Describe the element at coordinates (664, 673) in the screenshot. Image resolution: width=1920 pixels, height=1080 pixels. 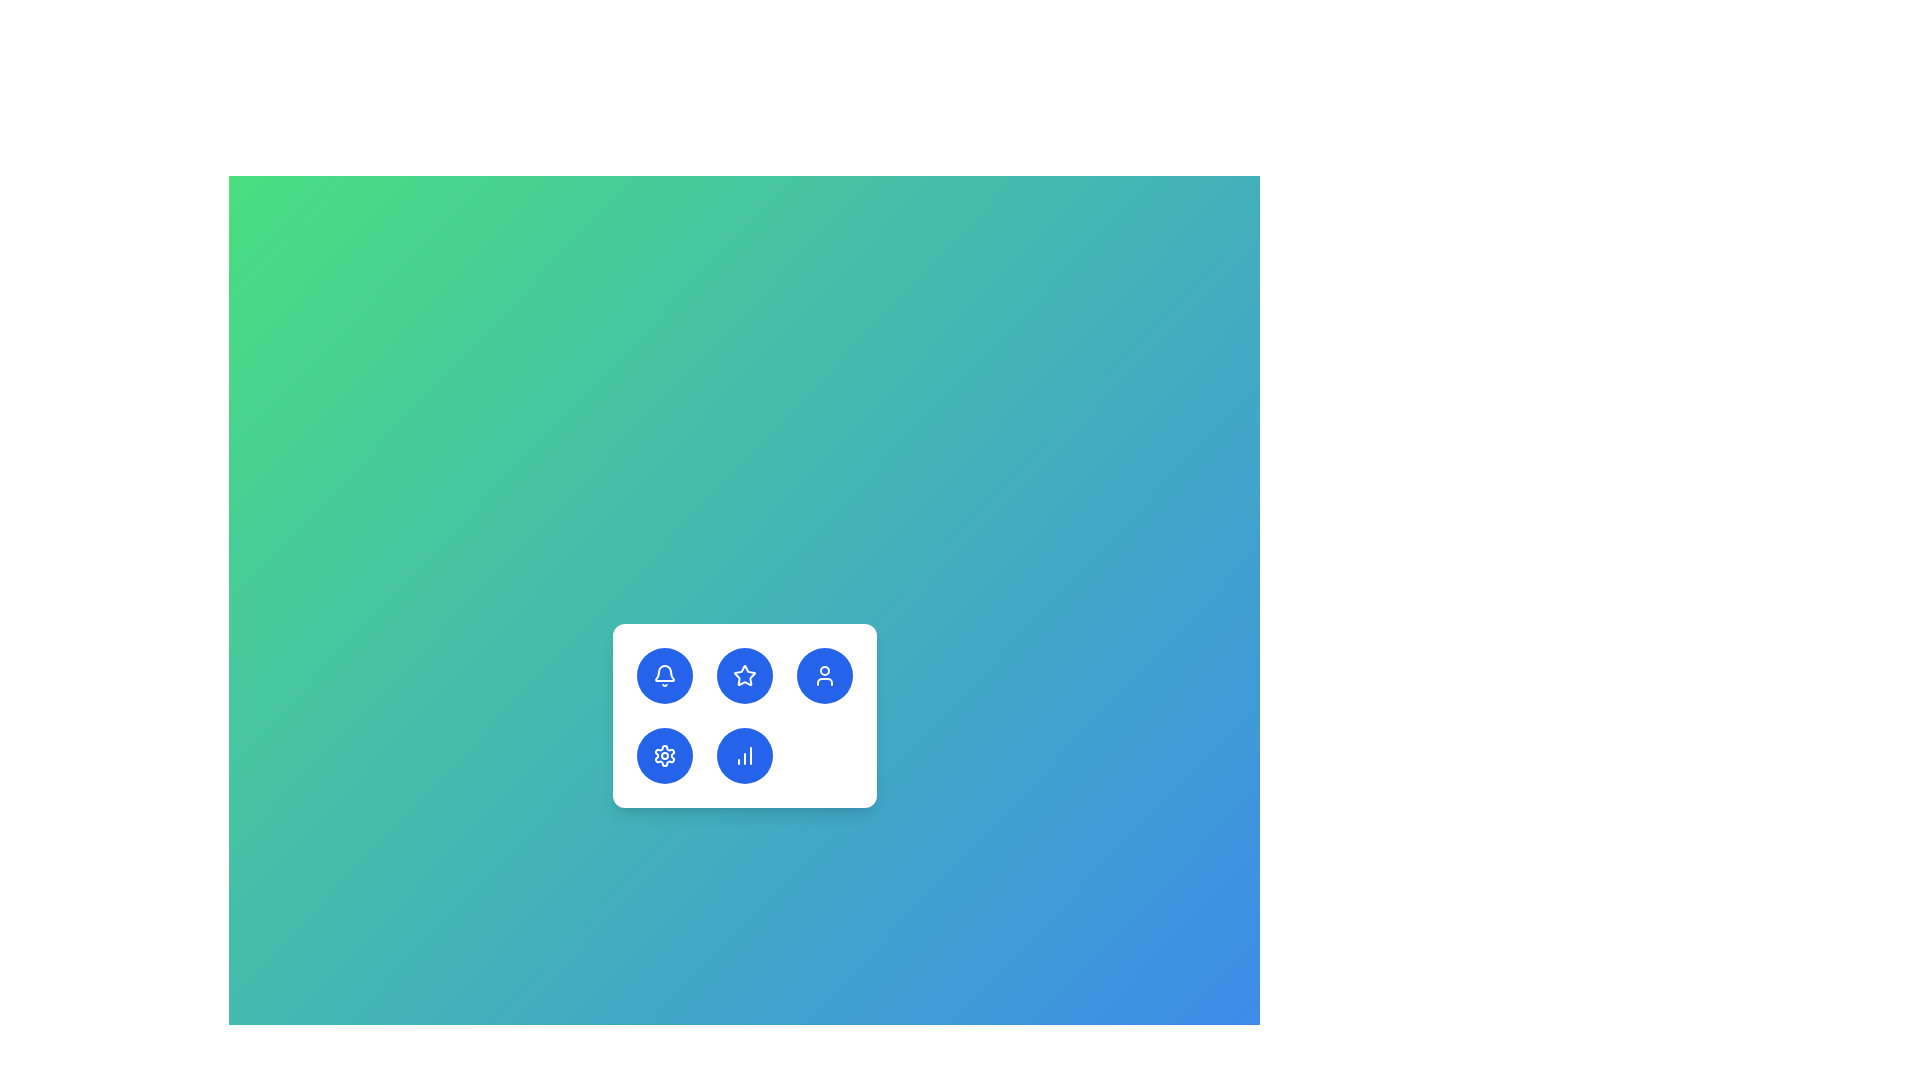
I see `the blue bell icon associated with notifications` at that location.